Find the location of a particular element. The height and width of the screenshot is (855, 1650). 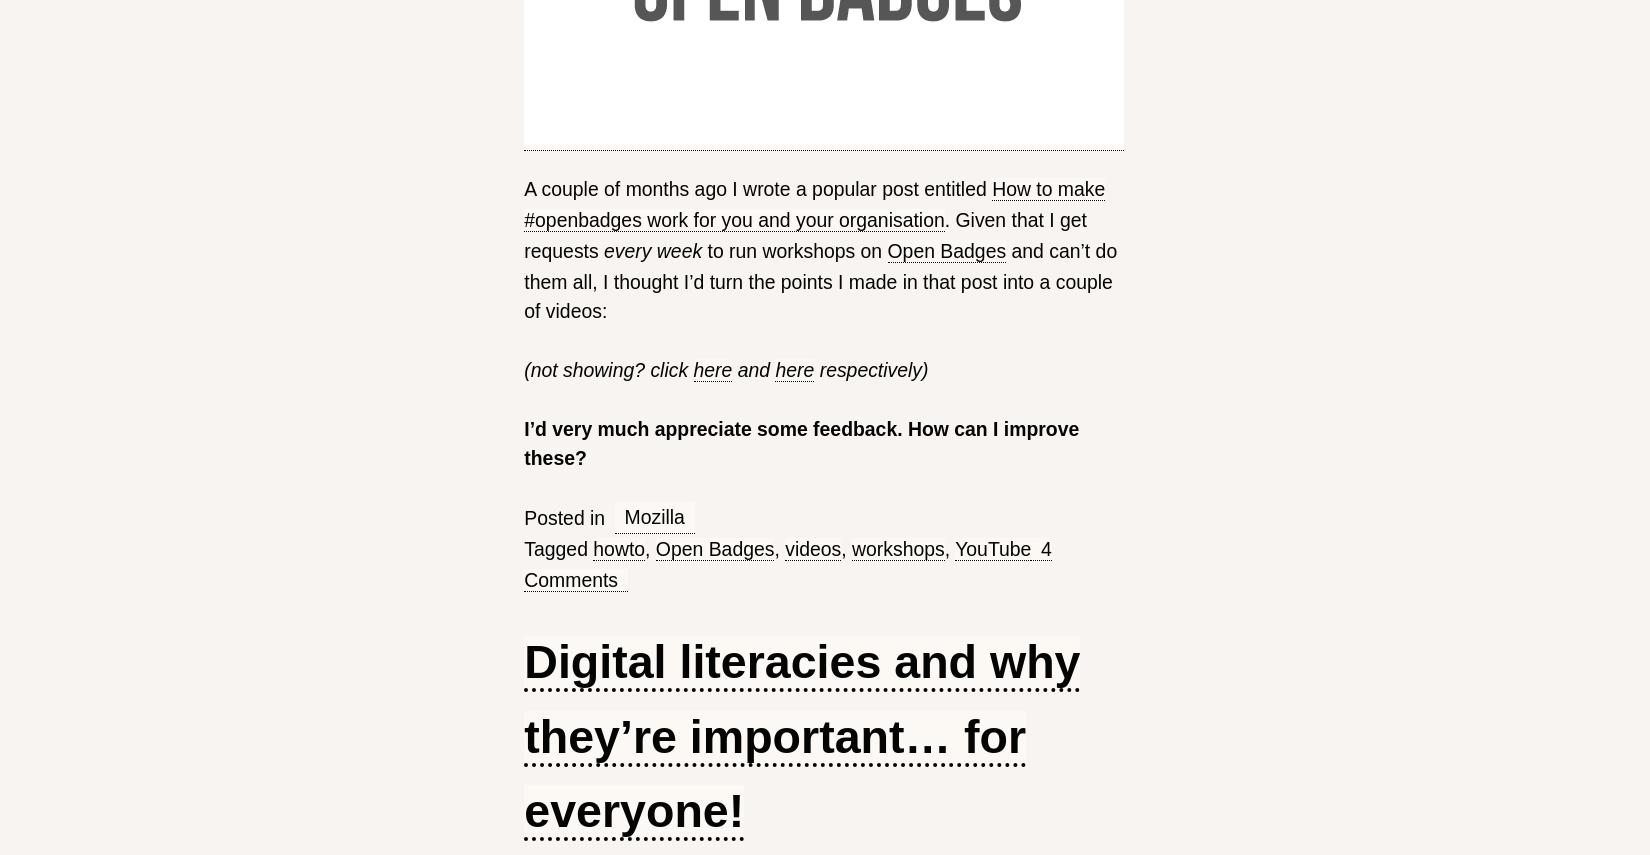

'A couple of months ago I wrote a popular post entitled' is located at coordinates (757, 188).